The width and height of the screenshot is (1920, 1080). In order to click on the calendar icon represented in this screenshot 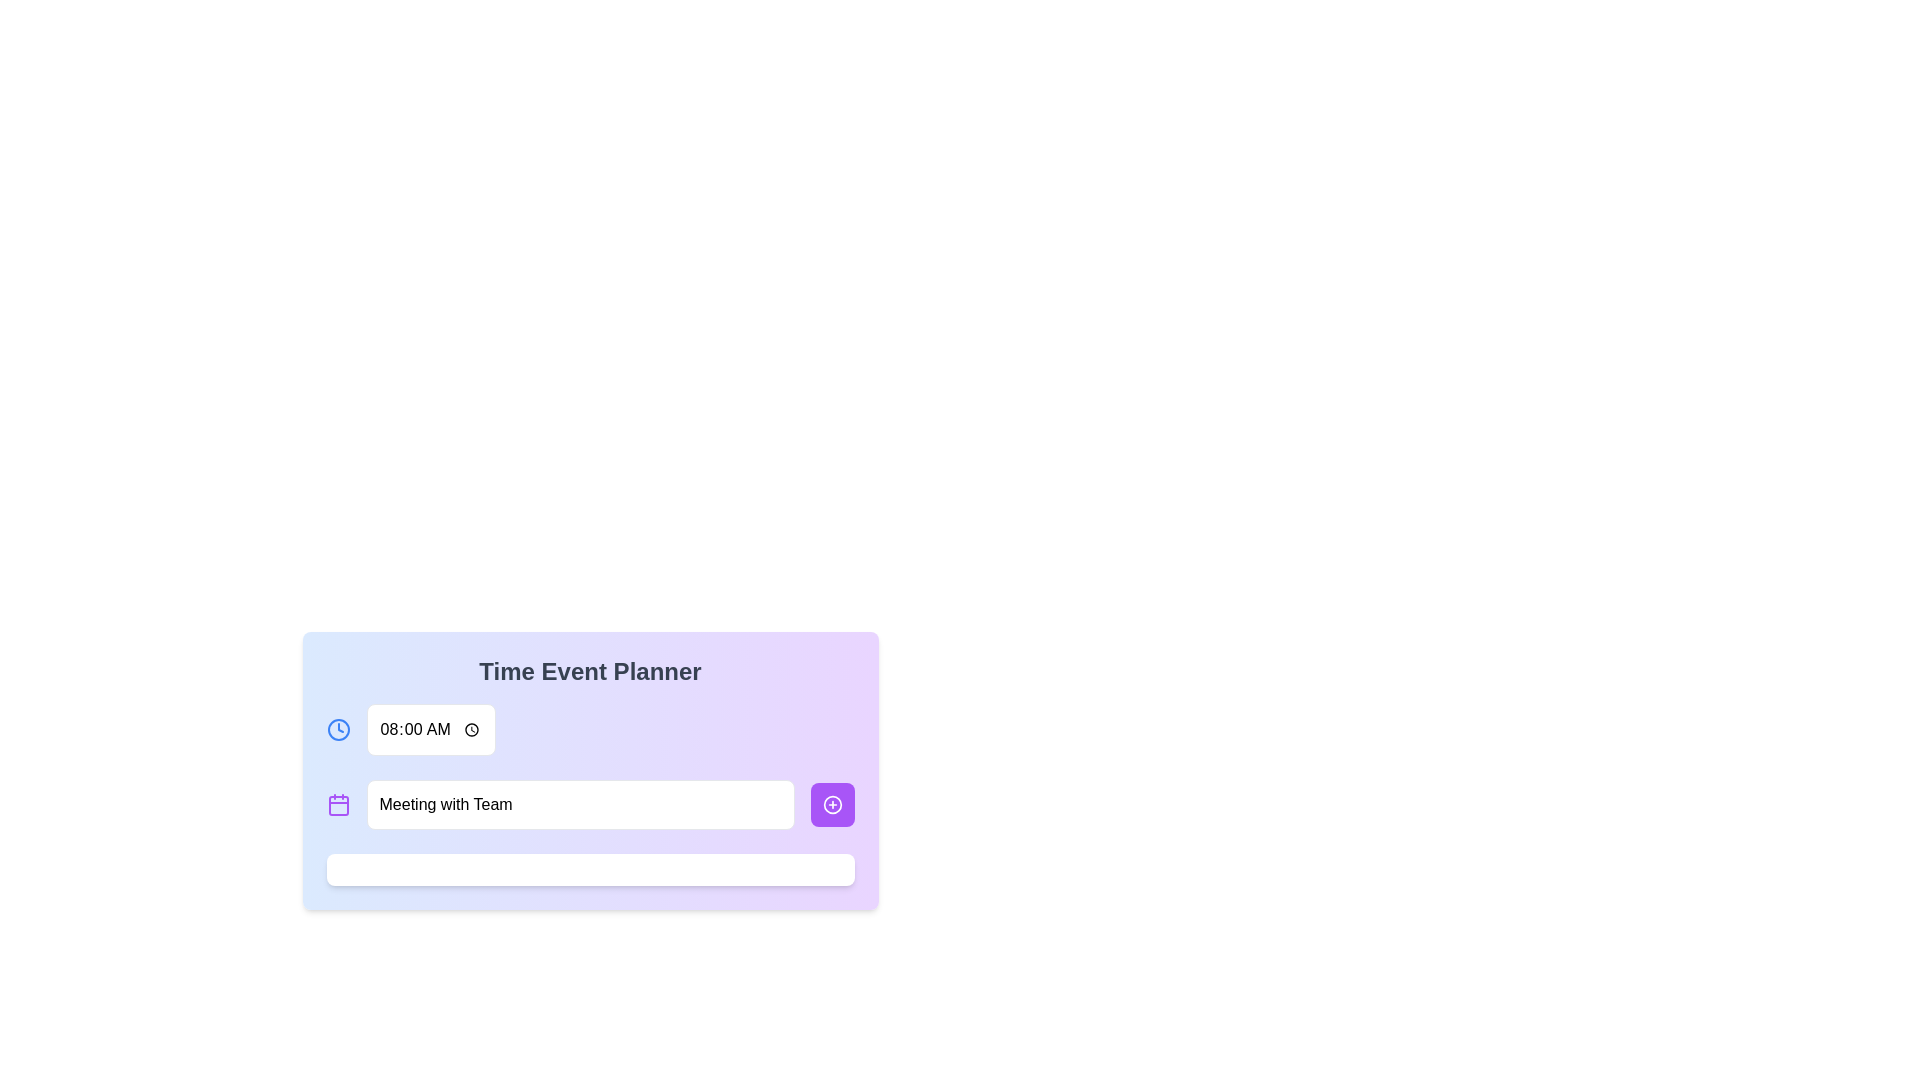, I will do `click(338, 804)`.